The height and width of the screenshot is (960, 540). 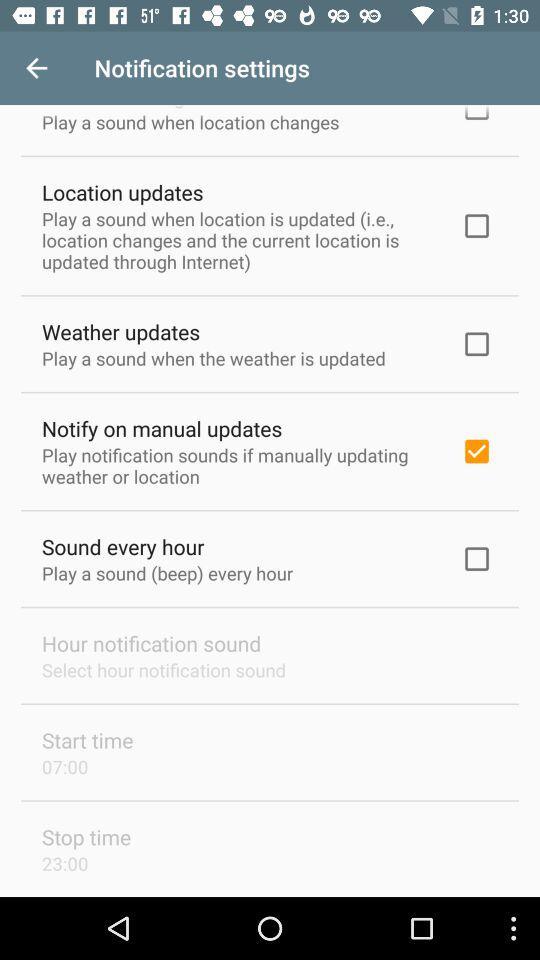 I want to click on icon below notify on manual icon, so click(x=238, y=465).